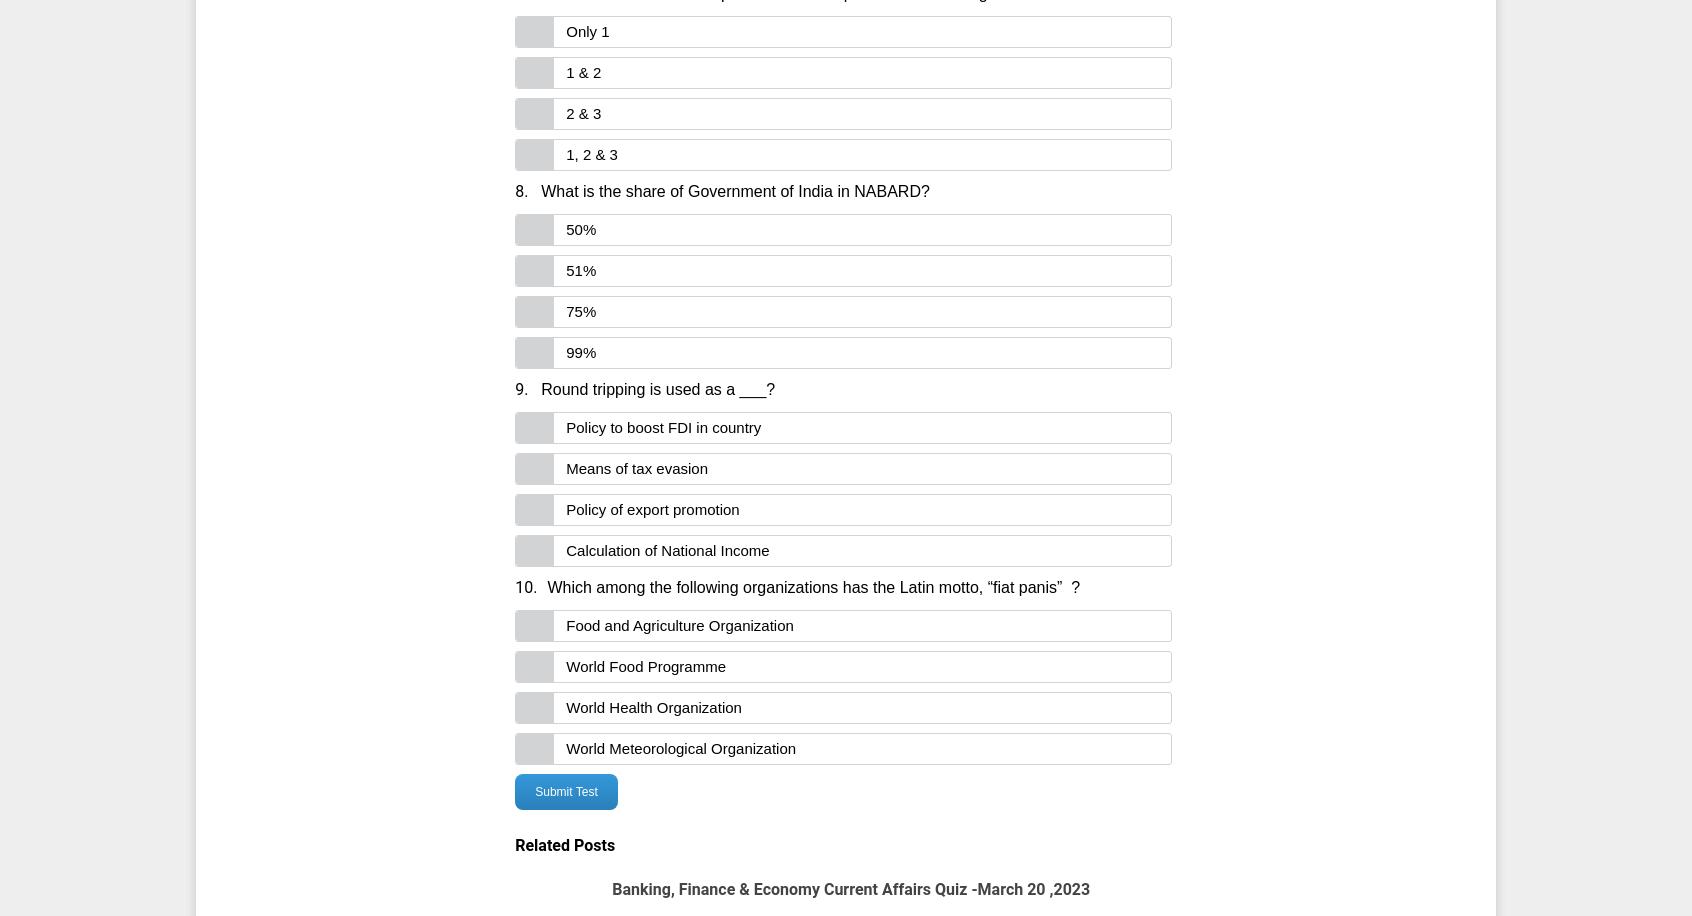 The image size is (1692, 916). What do you see at coordinates (564, 112) in the screenshot?
I see `'2 & 3'` at bounding box center [564, 112].